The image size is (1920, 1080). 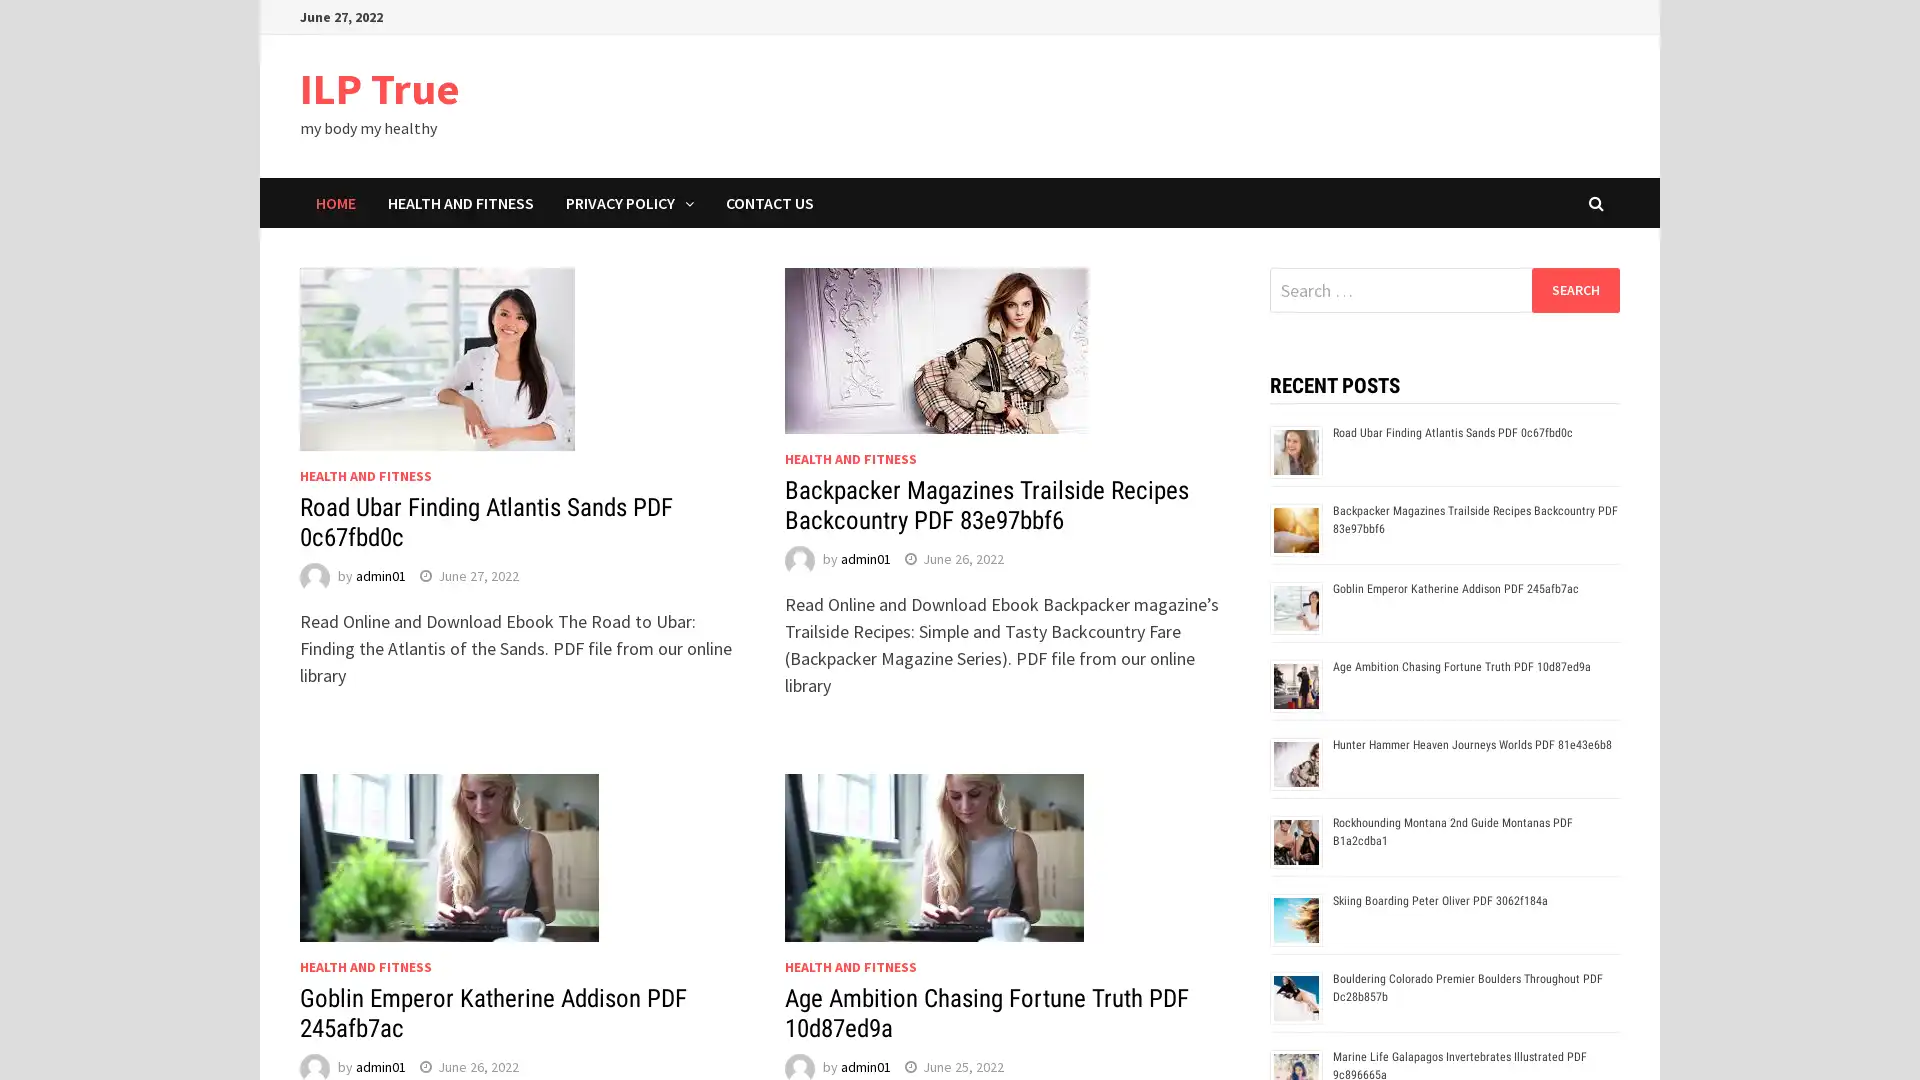 I want to click on Search, so click(x=1574, y=289).